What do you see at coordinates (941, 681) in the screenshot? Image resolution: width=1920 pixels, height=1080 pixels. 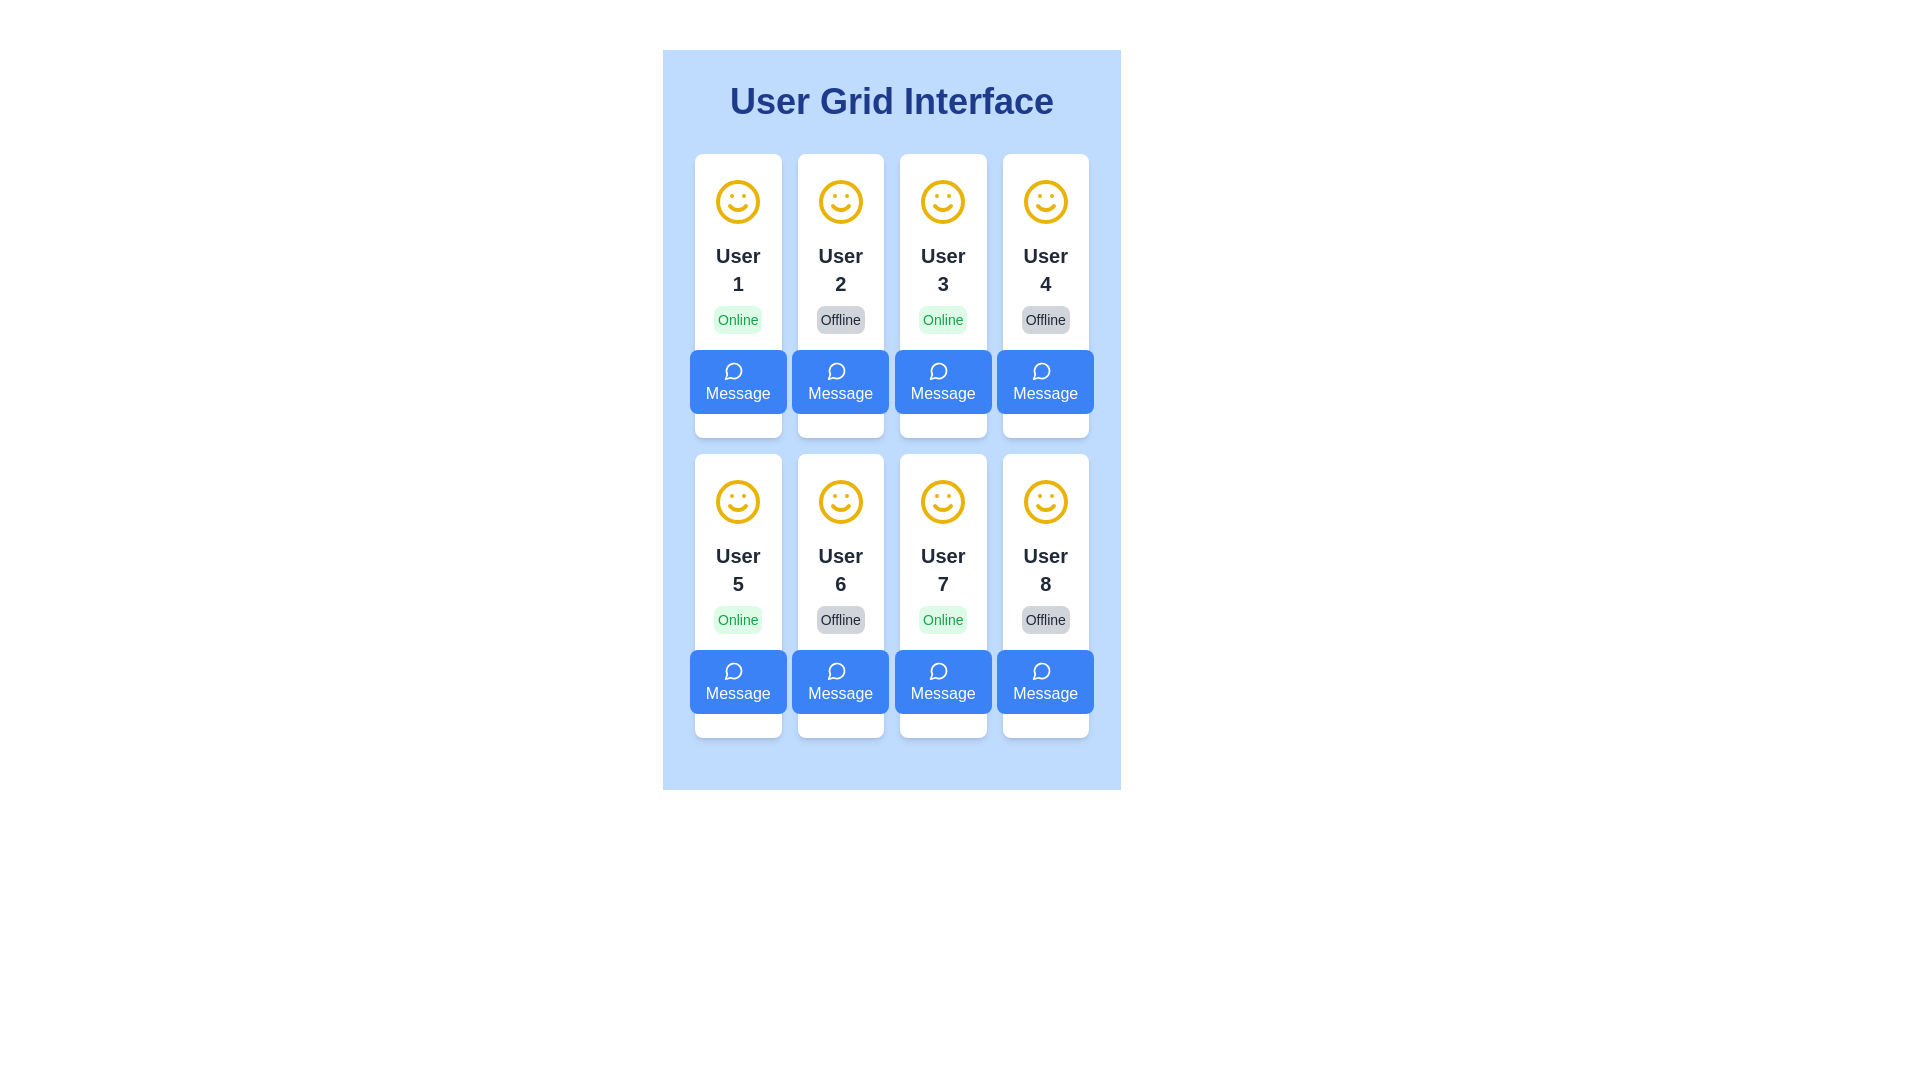 I see `the distinct blue button labeled 'Message' with a white speech bubble icon, located in the lower section of the 'User 7' card to initiate a message` at bounding box center [941, 681].